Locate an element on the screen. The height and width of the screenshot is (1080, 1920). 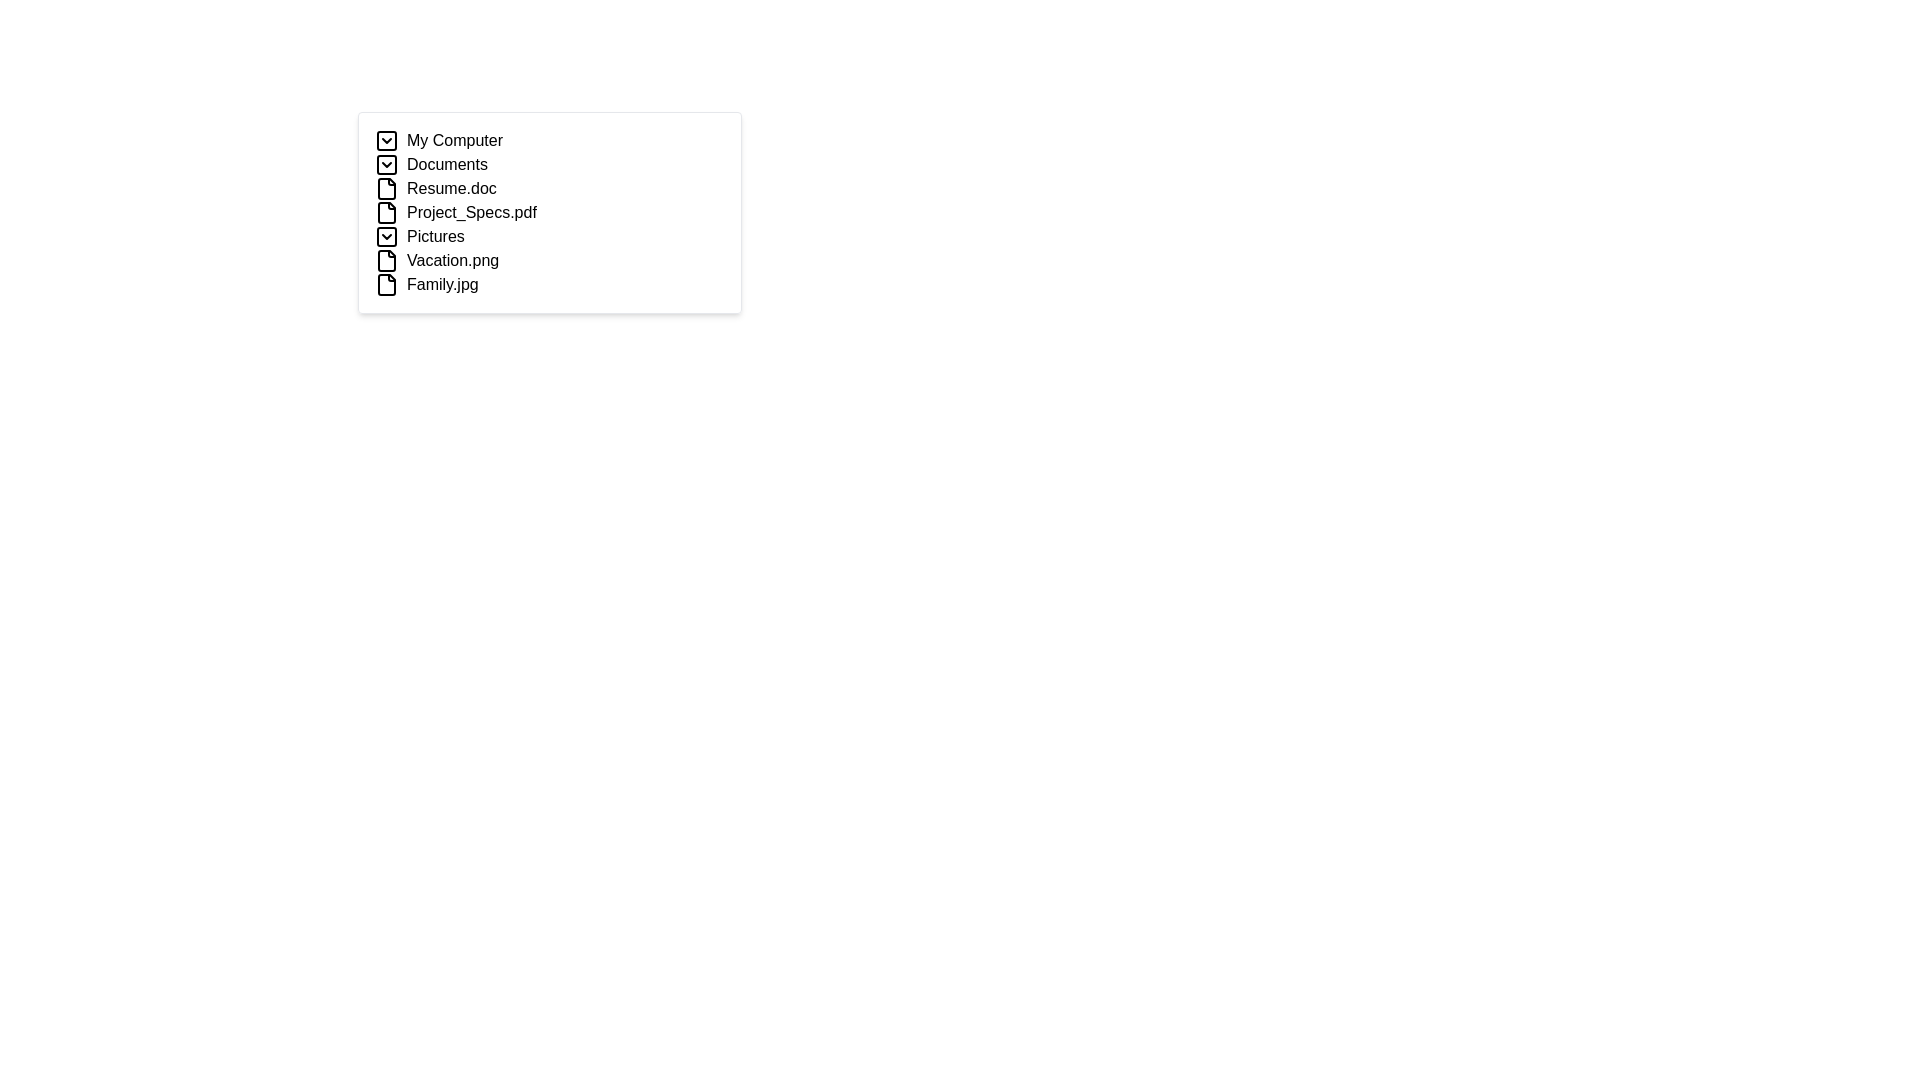
file icon representing 'Vacation.png' located in the Pictures section of the interface, which is the fifth element in the vertical list is located at coordinates (387, 260).